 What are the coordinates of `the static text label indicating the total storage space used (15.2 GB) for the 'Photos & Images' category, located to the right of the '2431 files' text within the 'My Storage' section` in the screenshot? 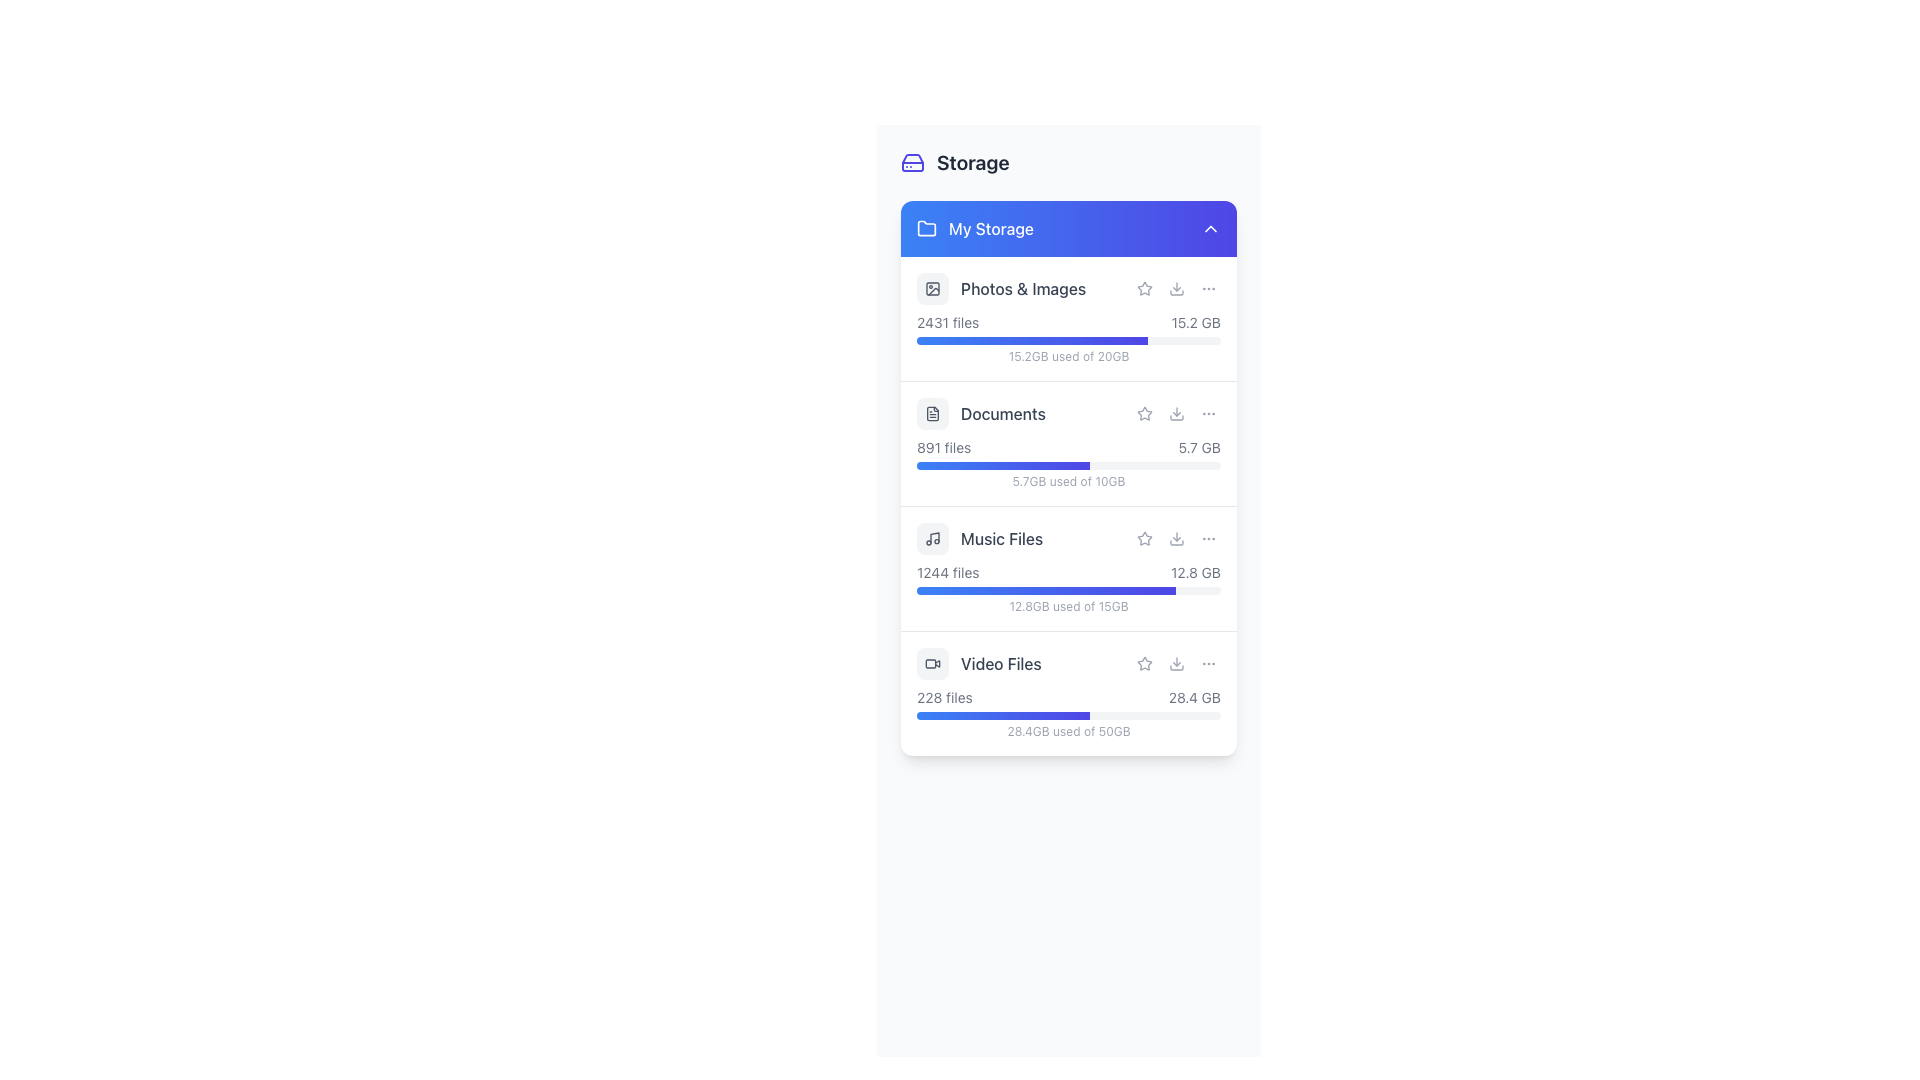 It's located at (1196, 322).